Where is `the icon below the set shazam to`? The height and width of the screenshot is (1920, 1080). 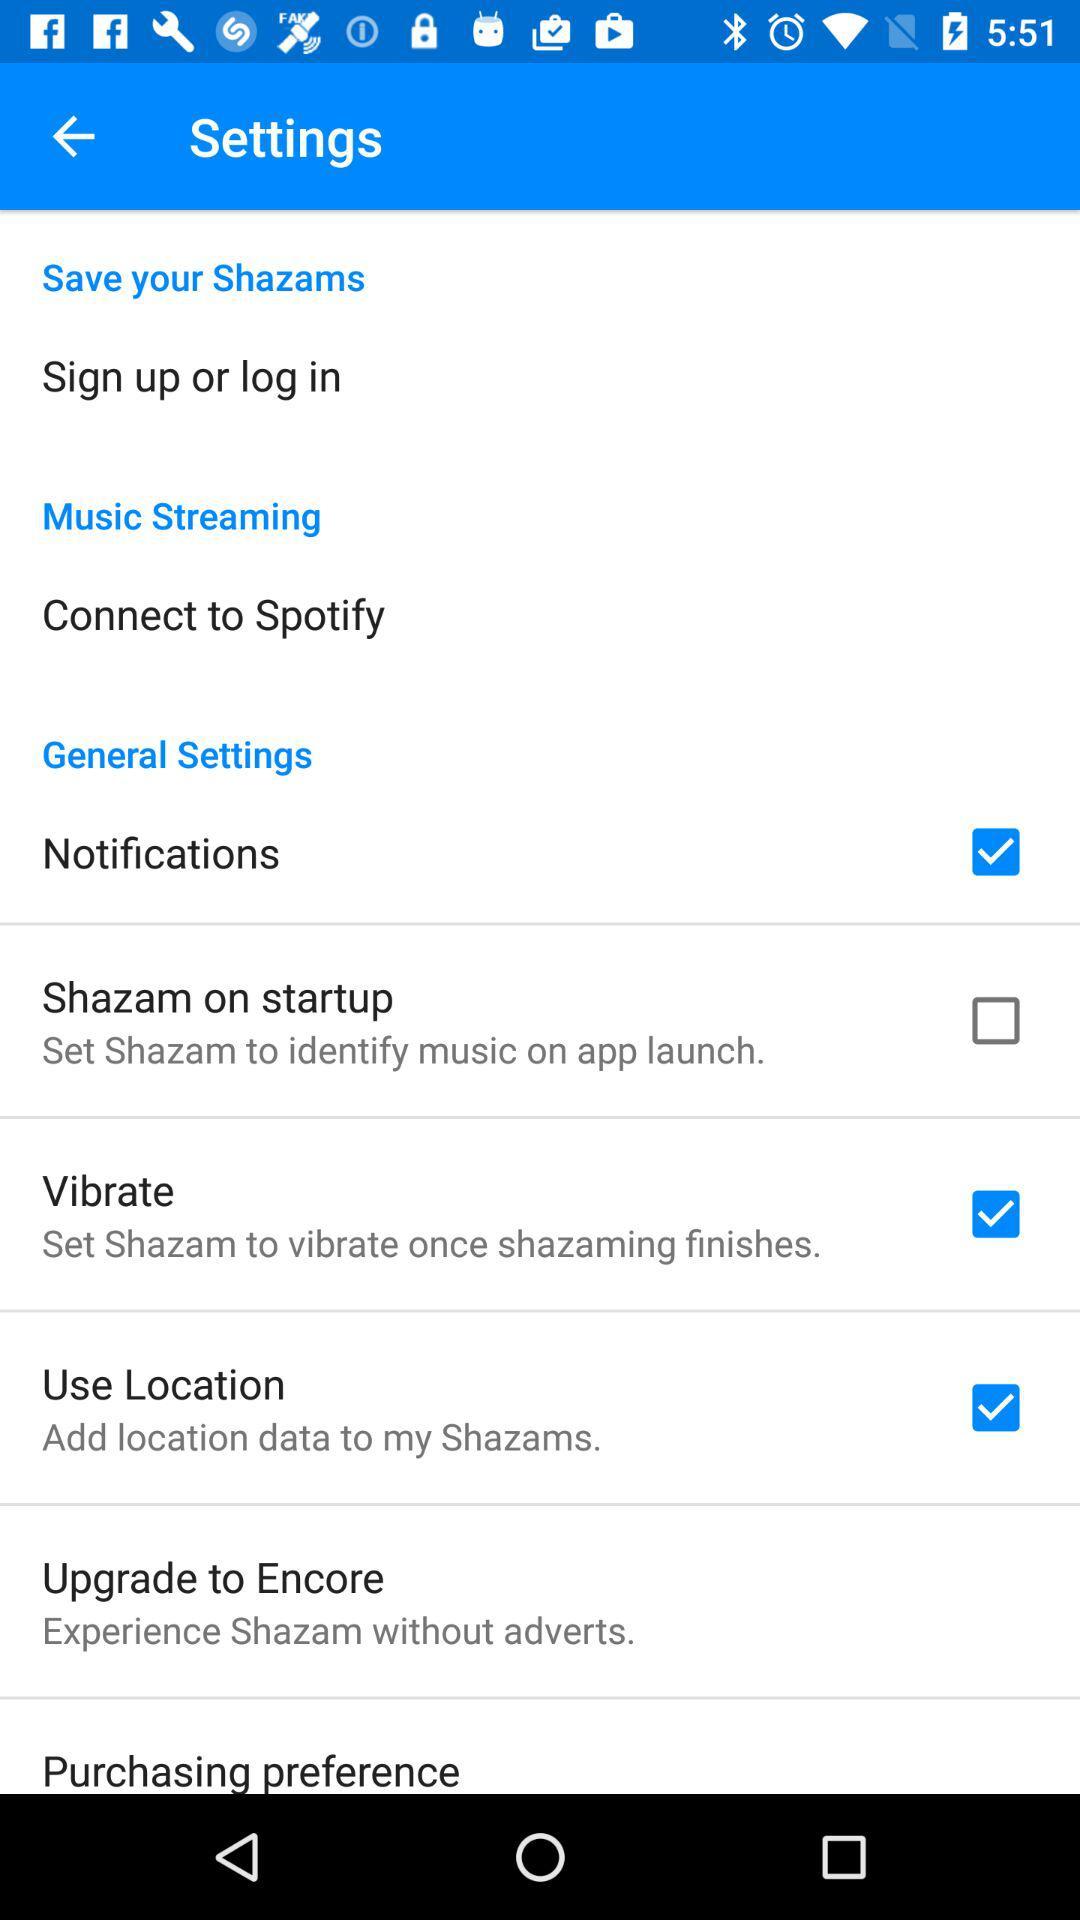 the icon below the set shazam to is located at coordinates (162, 1381).